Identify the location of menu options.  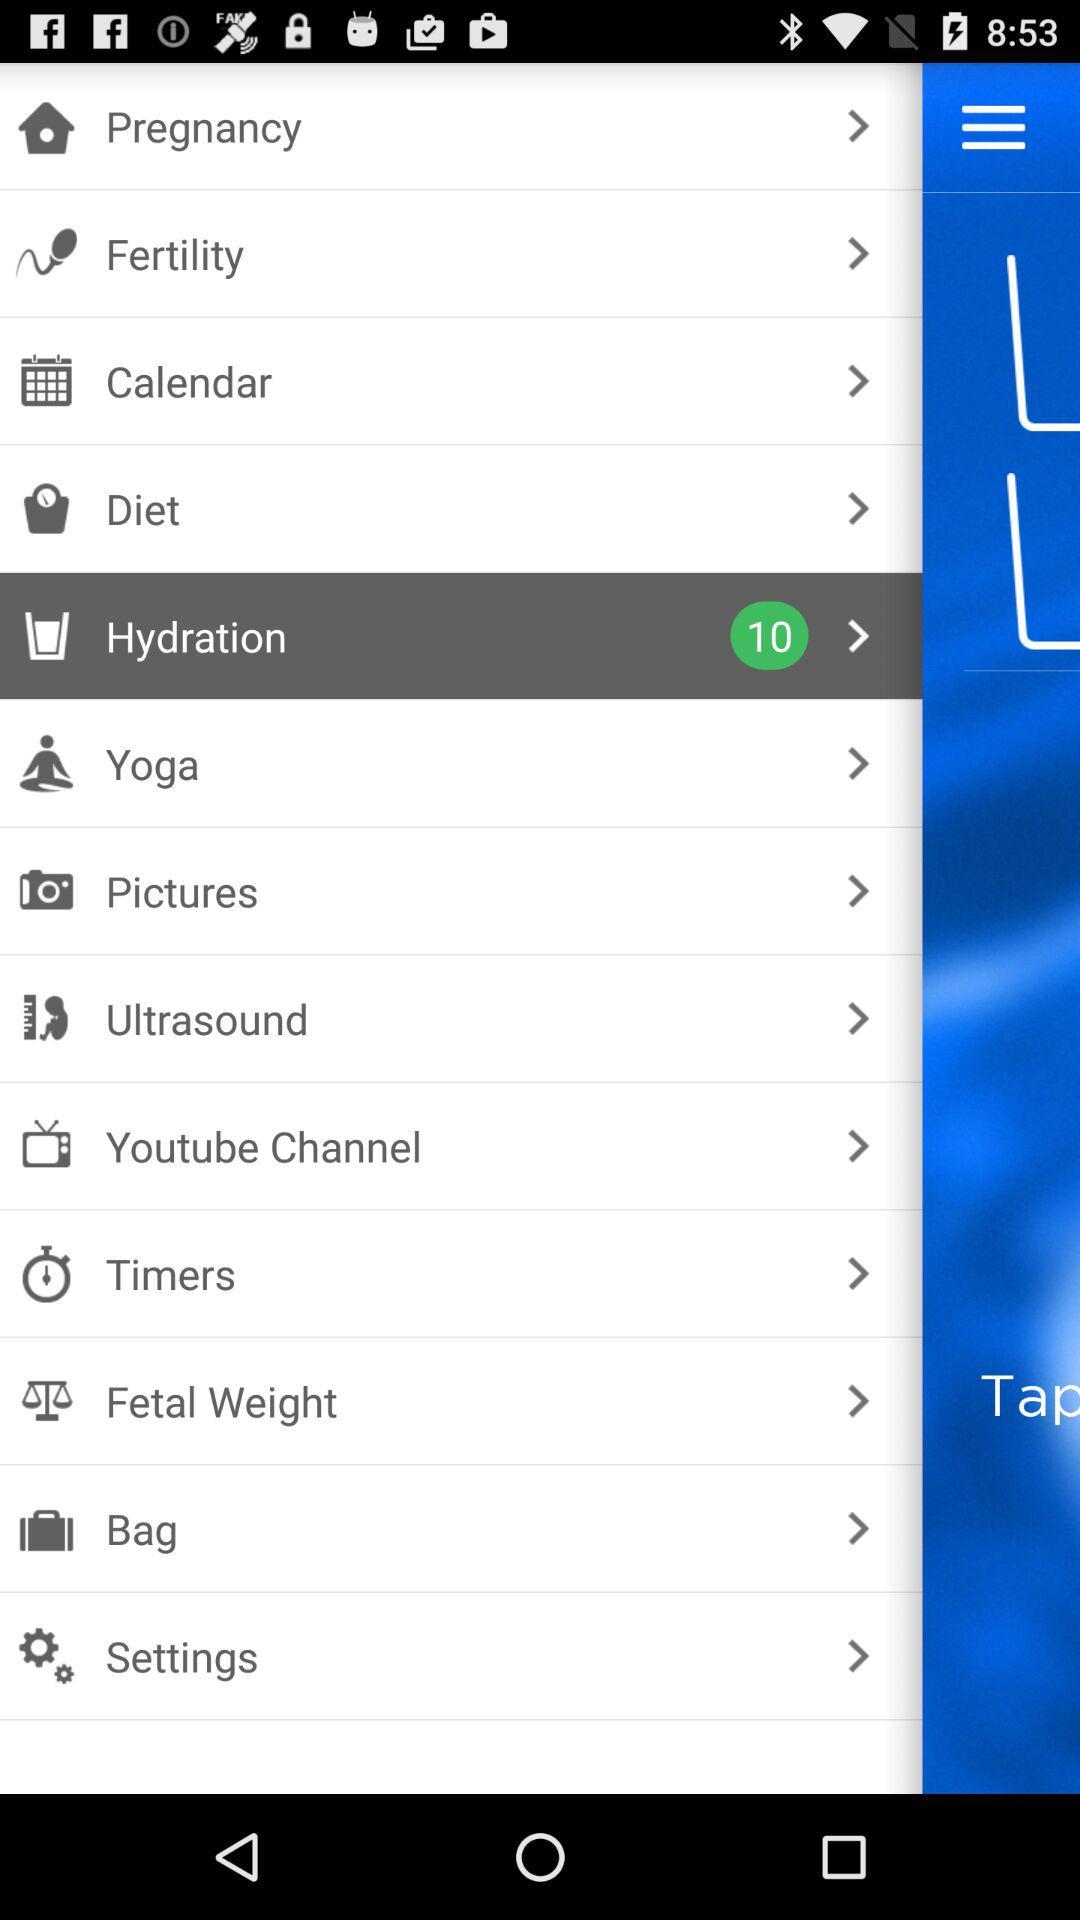
(993, 126).